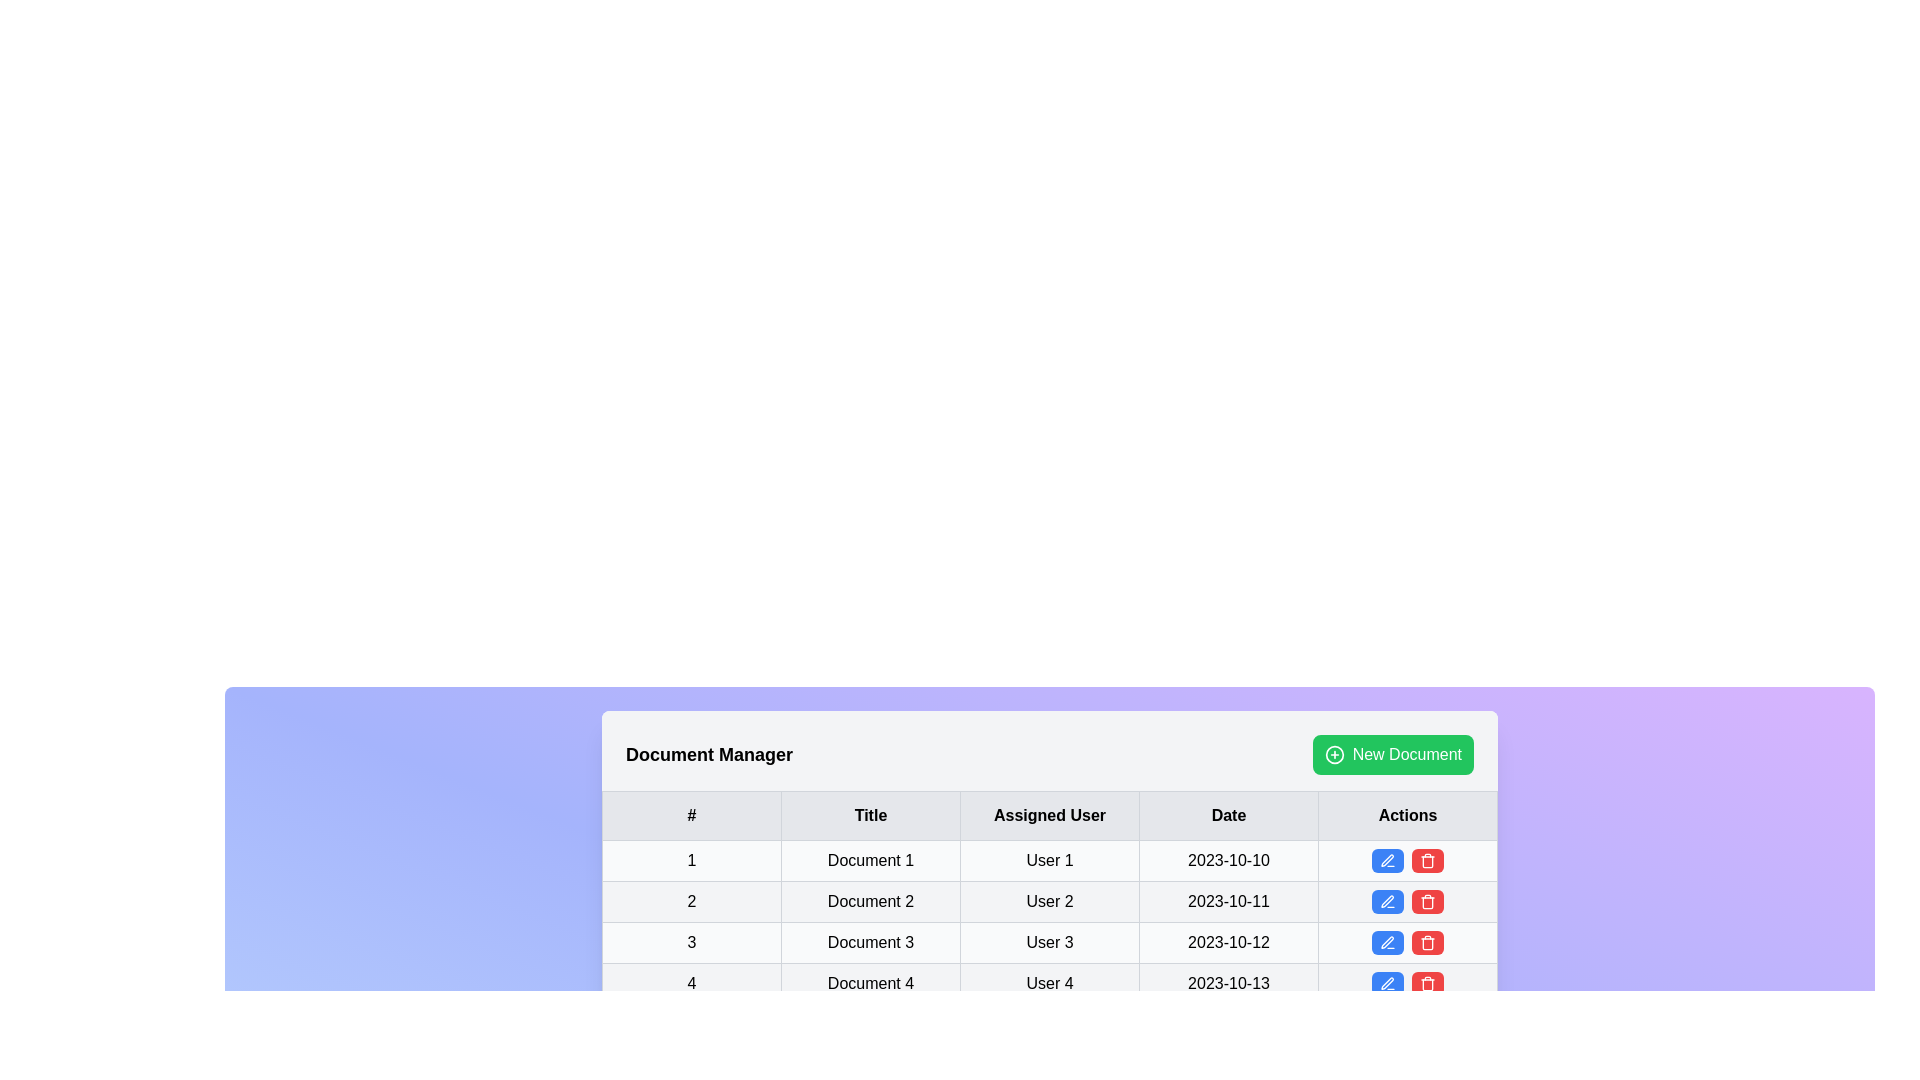  Describe the element at coordinates (1227, 982) in the screenshot. I see `the table cell displaying the date '2023-10-13' located in the fourth row of the 'Date' column` at that location.